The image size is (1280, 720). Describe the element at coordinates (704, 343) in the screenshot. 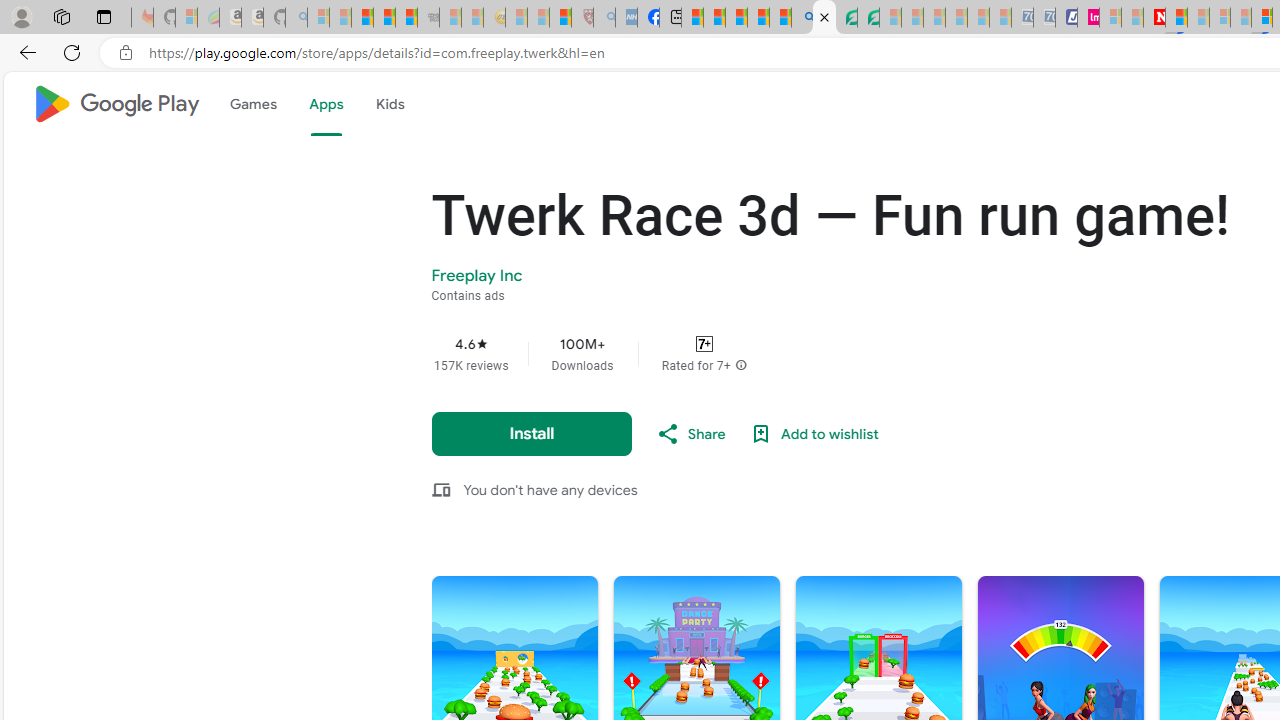

I see `'Content rating'` at that location.